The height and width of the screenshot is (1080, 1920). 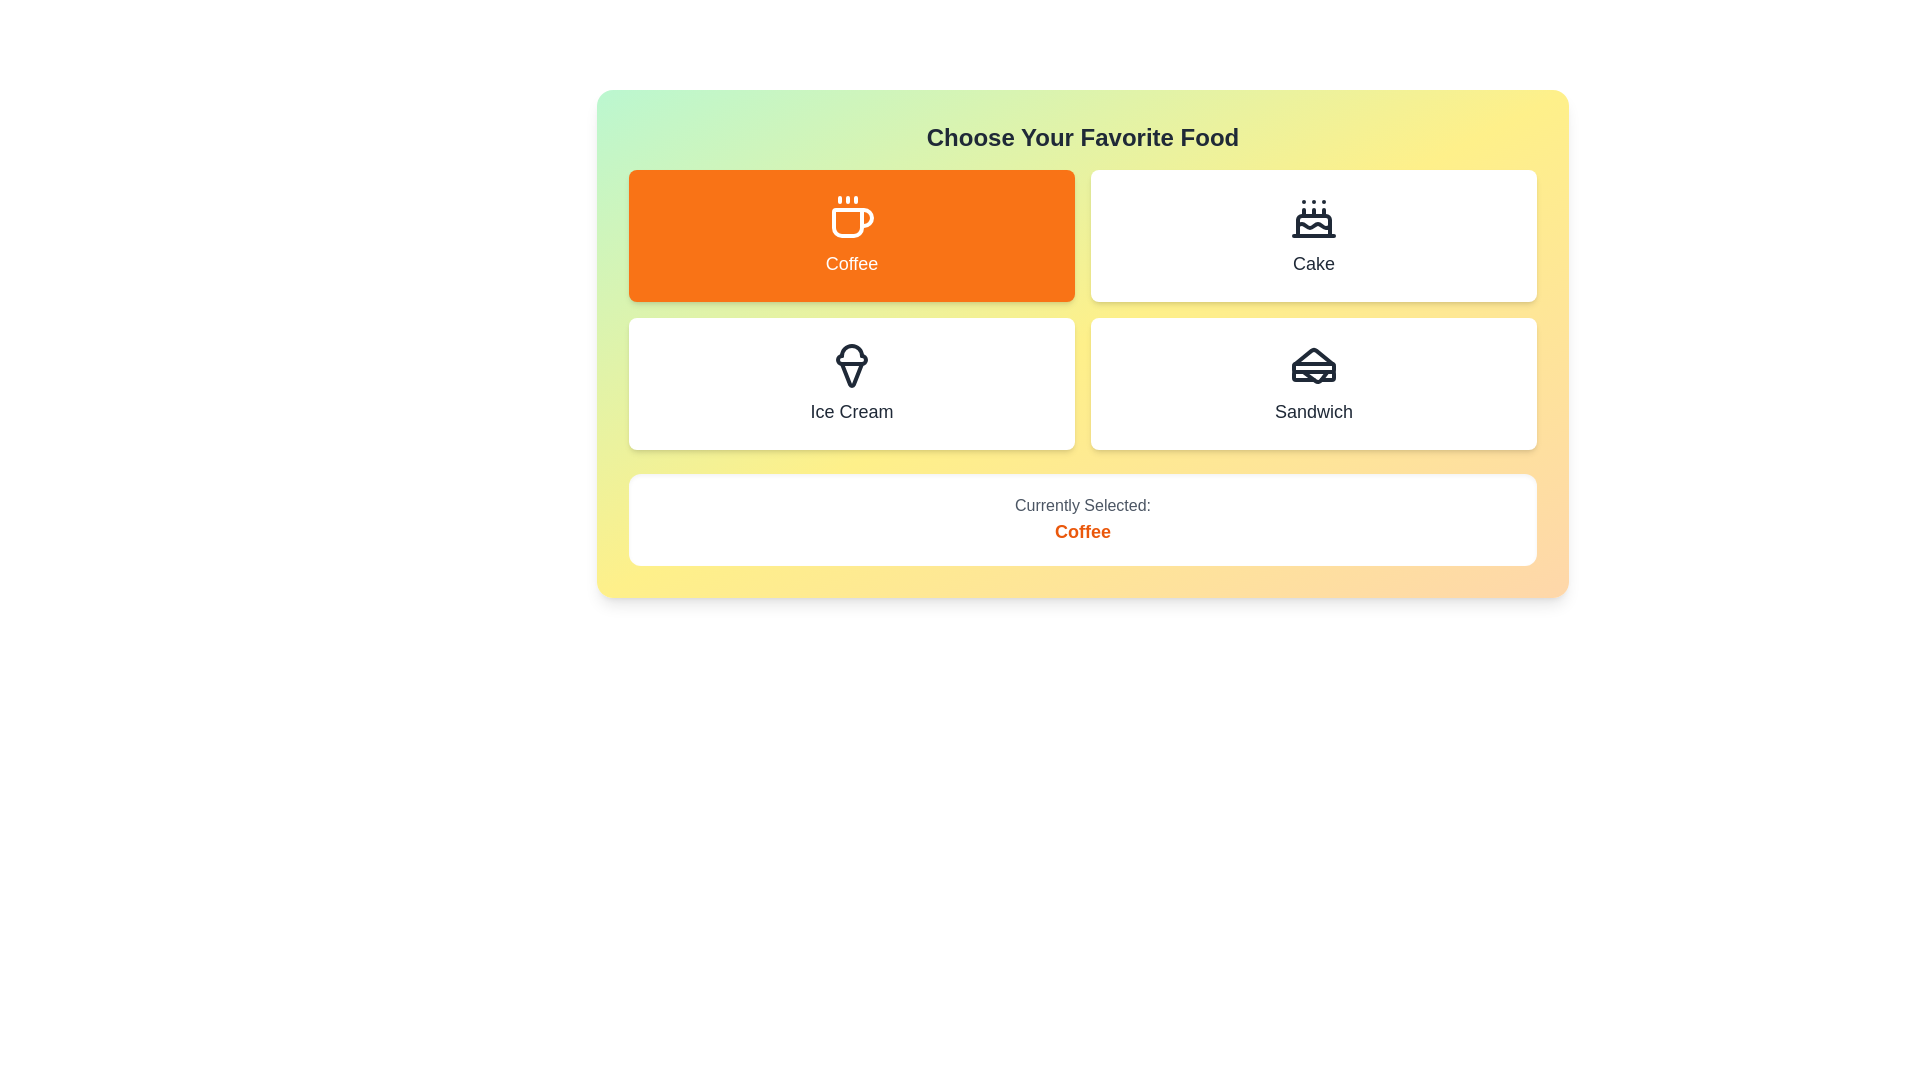 What do you see at coordinates (1314, 234) in the screenshot?
I see `the button corresponding to Cake to select it` at bounding box center [1314, 234].